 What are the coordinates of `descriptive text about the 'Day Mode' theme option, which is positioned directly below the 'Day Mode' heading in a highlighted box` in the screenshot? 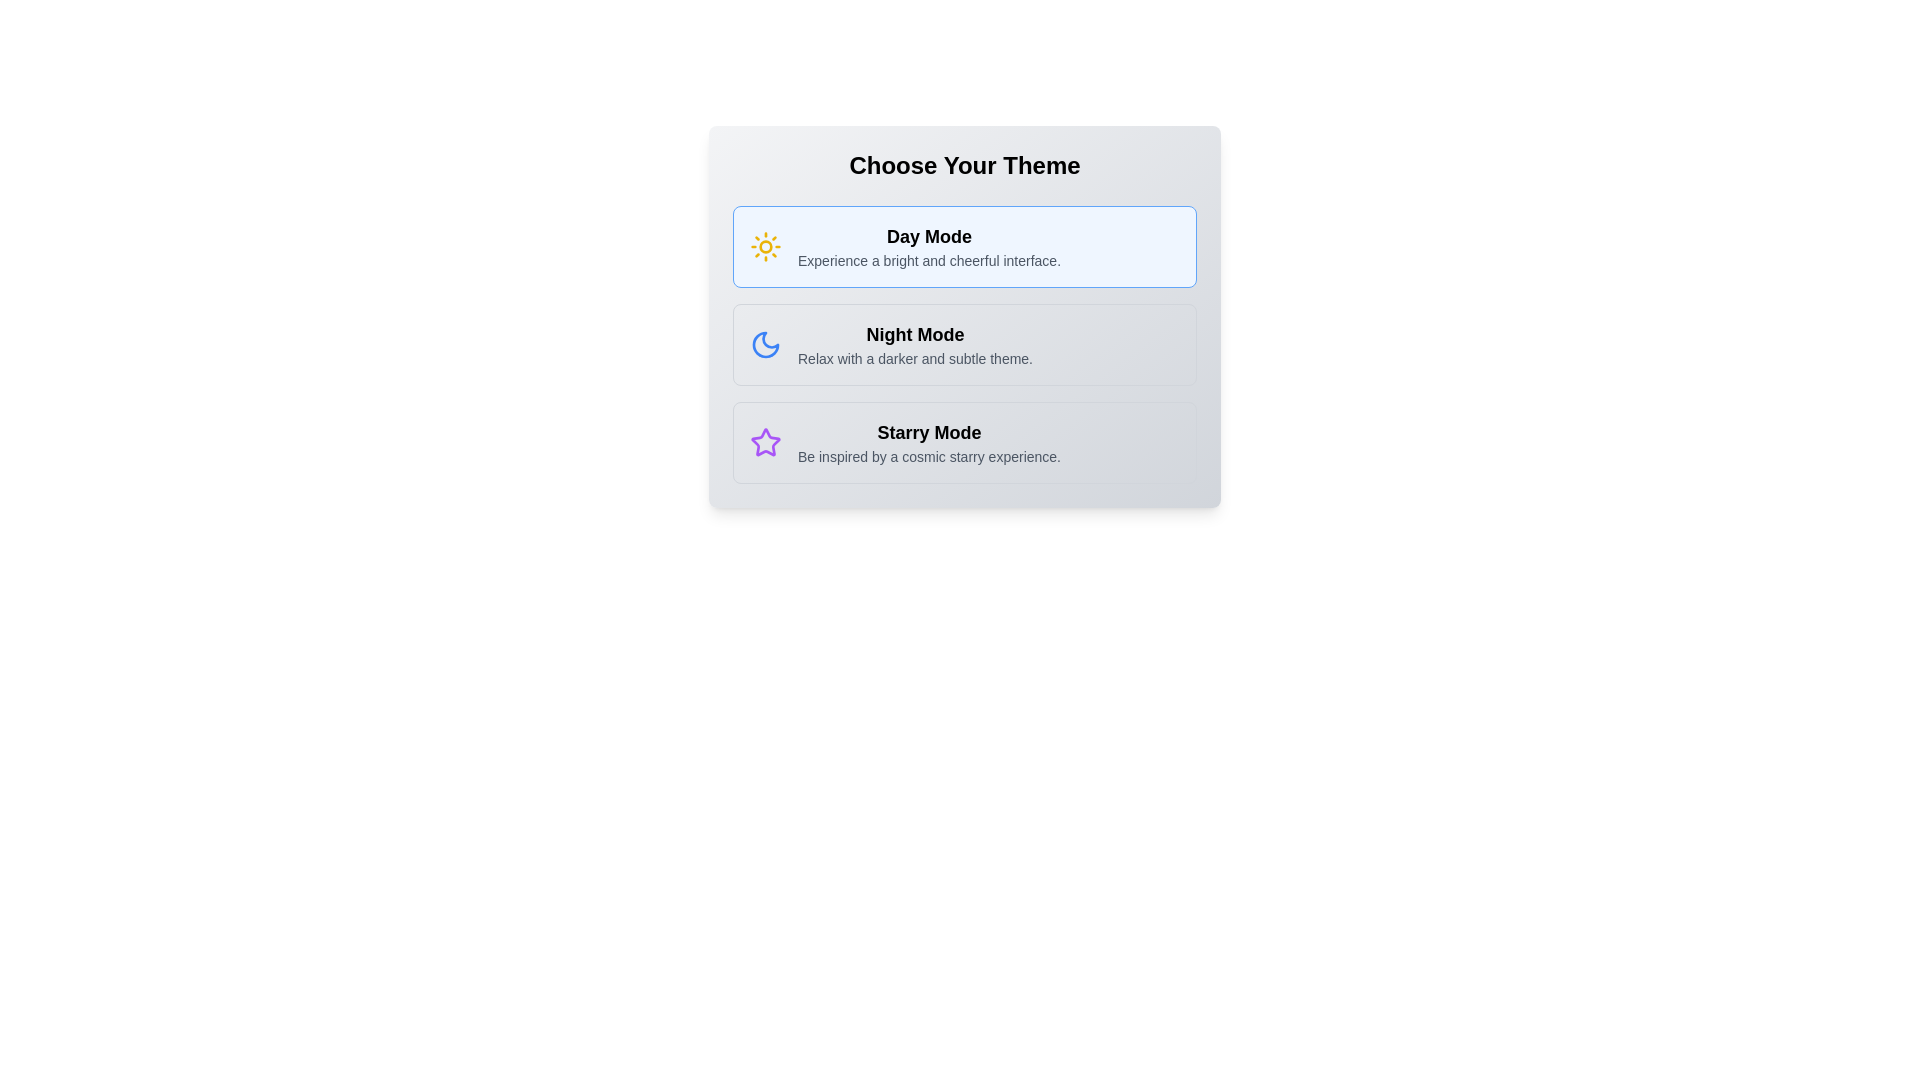 It's located at (928, 260).